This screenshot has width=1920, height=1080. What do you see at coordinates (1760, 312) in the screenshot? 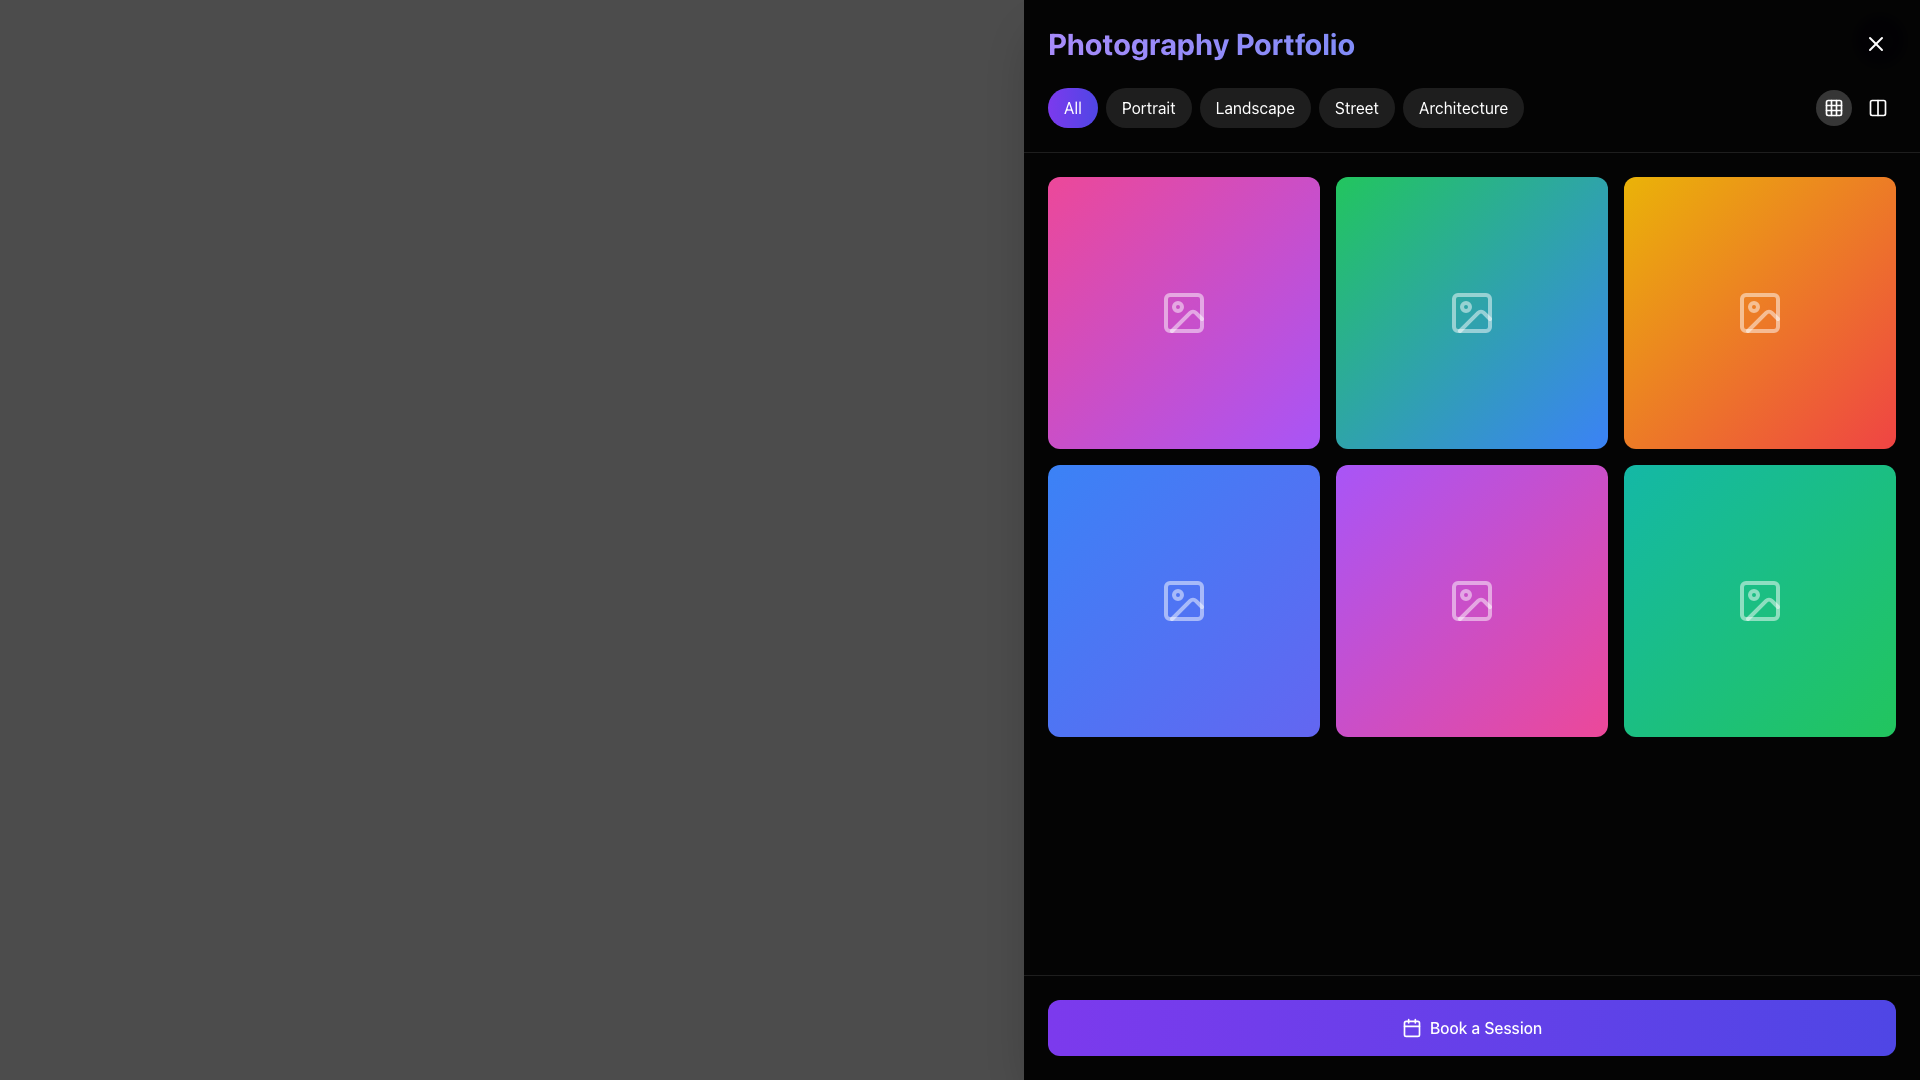
I see `the decorative rectangle located within the orange square tile at the top right corner of the grid layout, which signifies imagery or media content` at bounding box center [1760, 312].